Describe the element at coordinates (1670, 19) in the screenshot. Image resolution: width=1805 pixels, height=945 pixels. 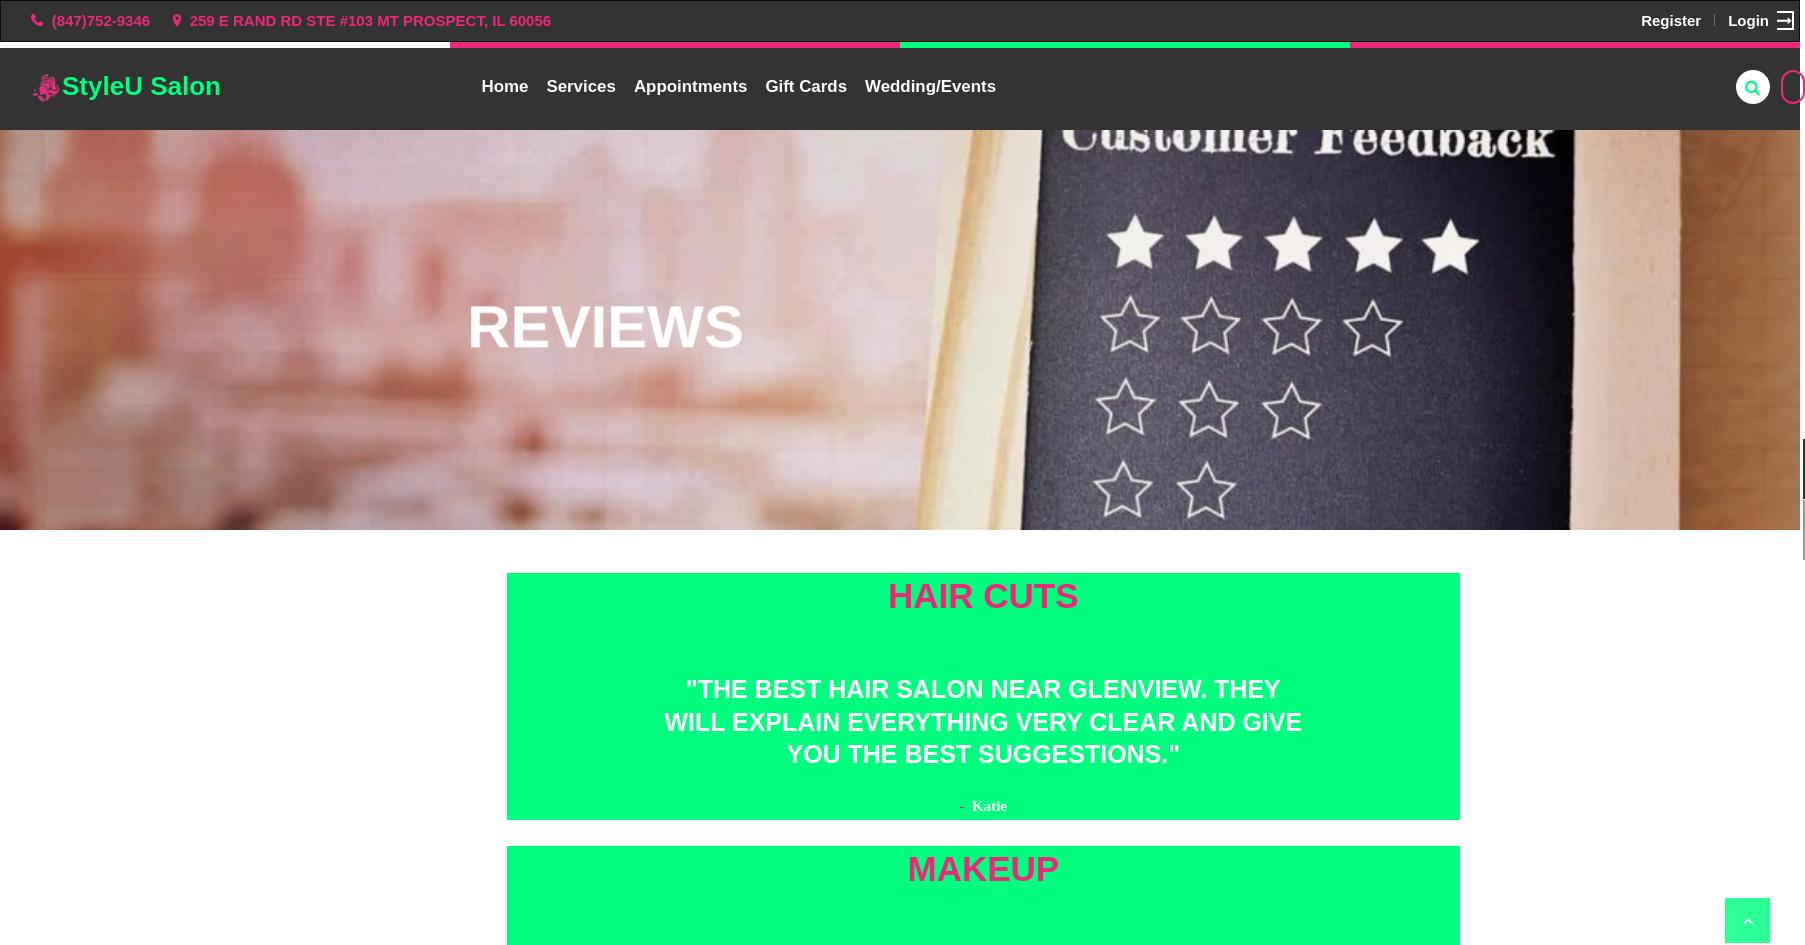
I see `'Register'` at that location.